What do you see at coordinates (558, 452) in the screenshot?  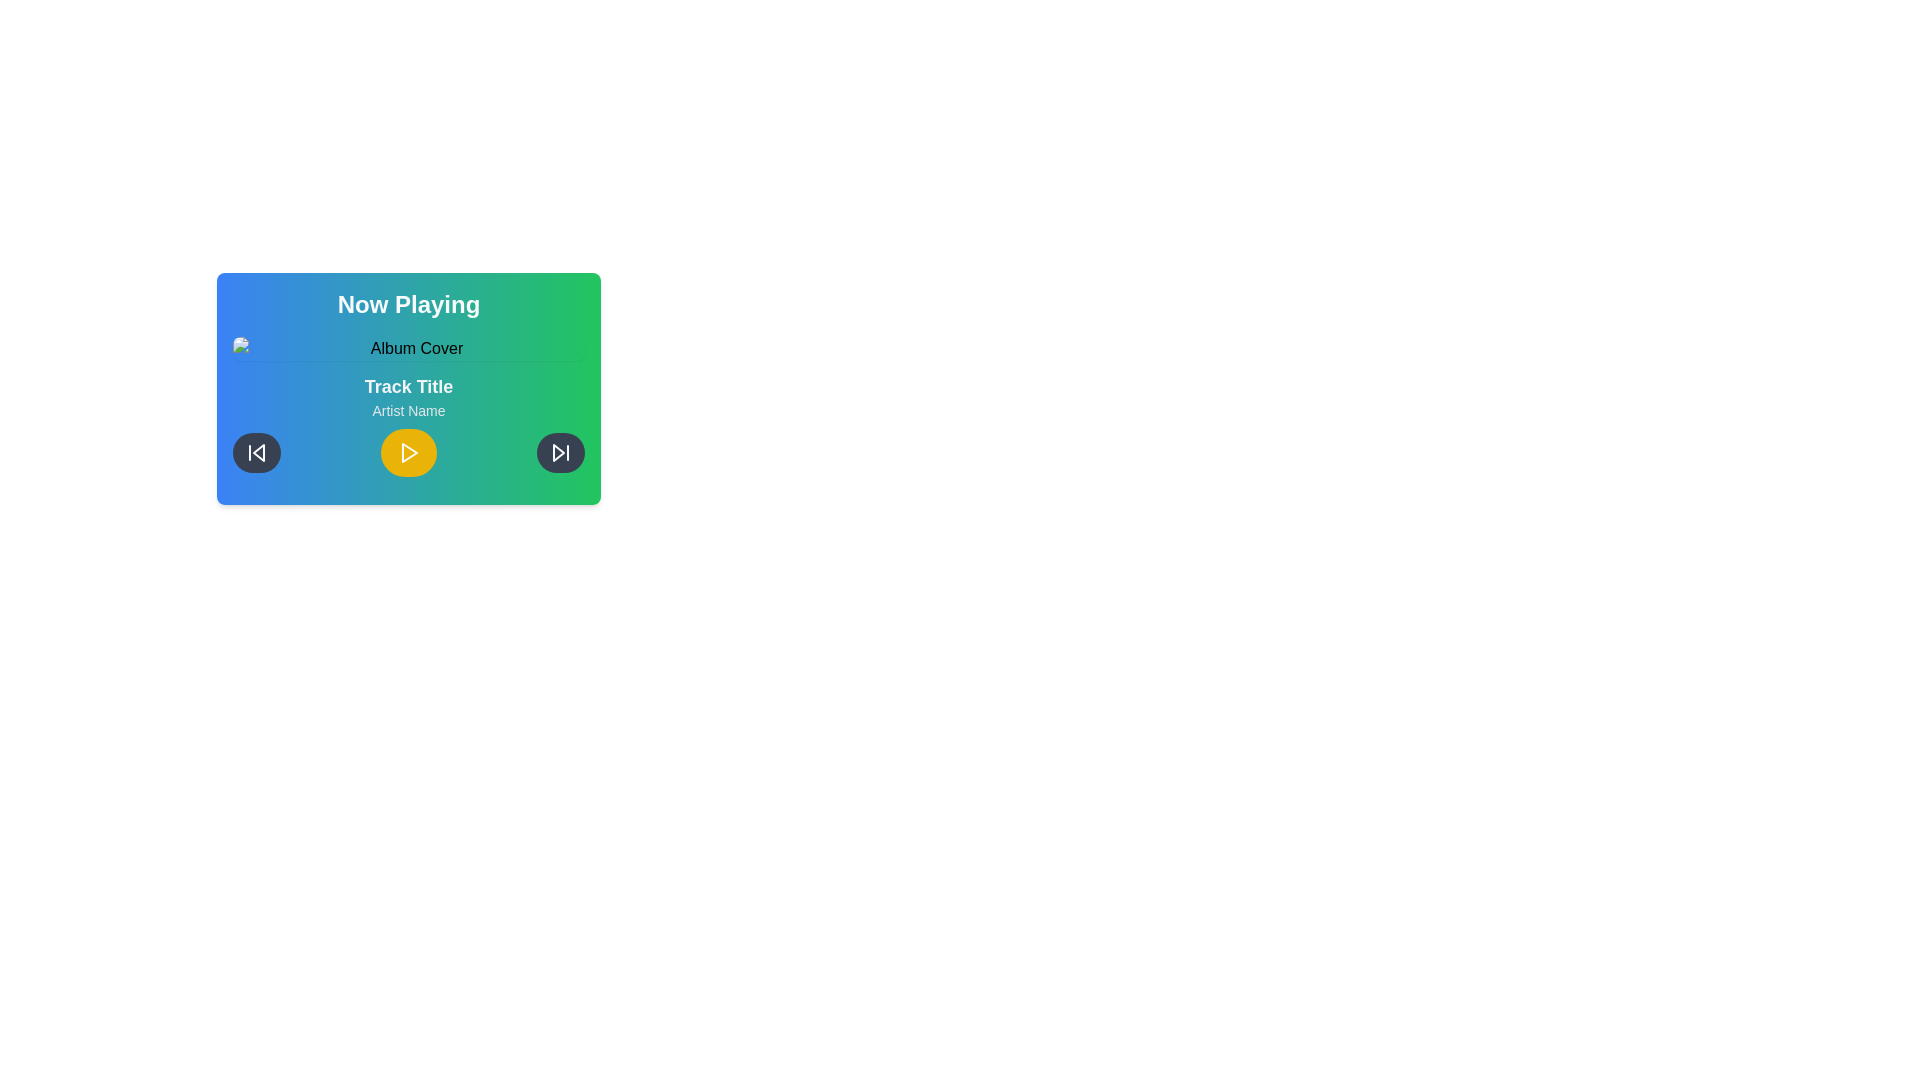 I see `the triangular icon located in the bottom-right corner of the media player card to skip to the next media item in the playlist` at bounding box center [558, 452].